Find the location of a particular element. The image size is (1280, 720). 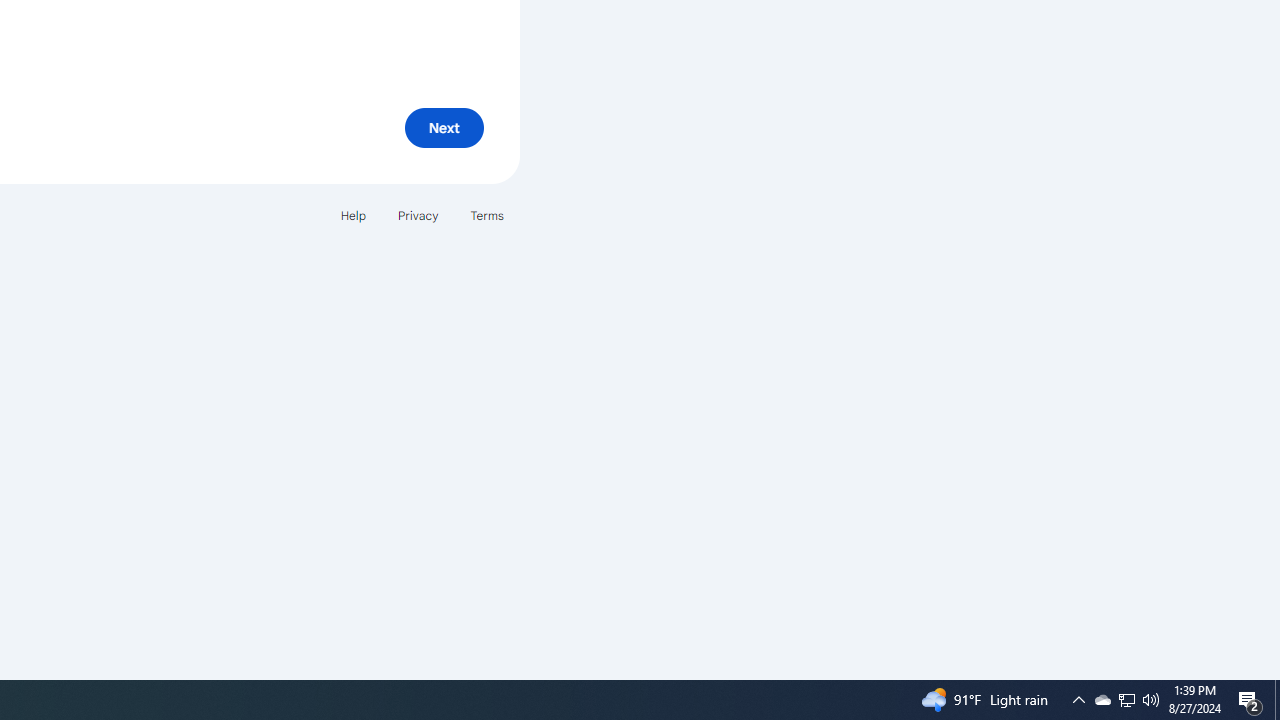

'Help' is located at coordinates (352, 215).